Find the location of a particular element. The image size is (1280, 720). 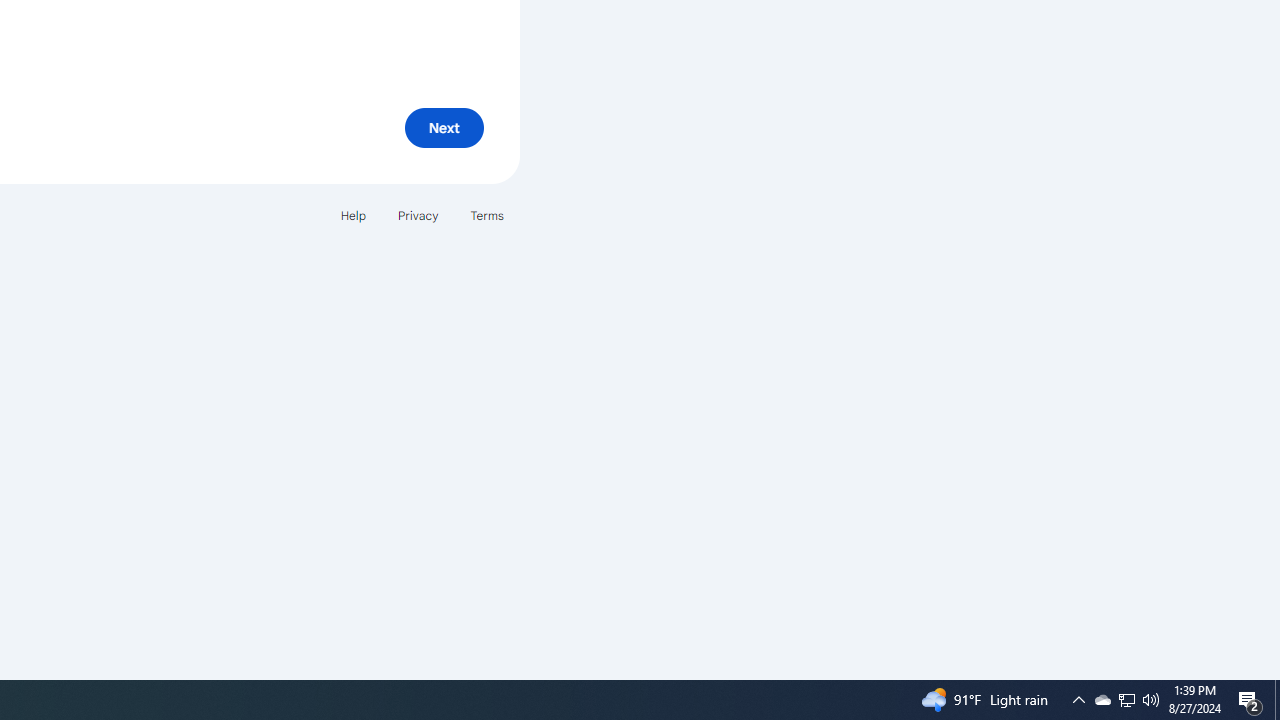

'Help' is located at coordinates (352, 215).